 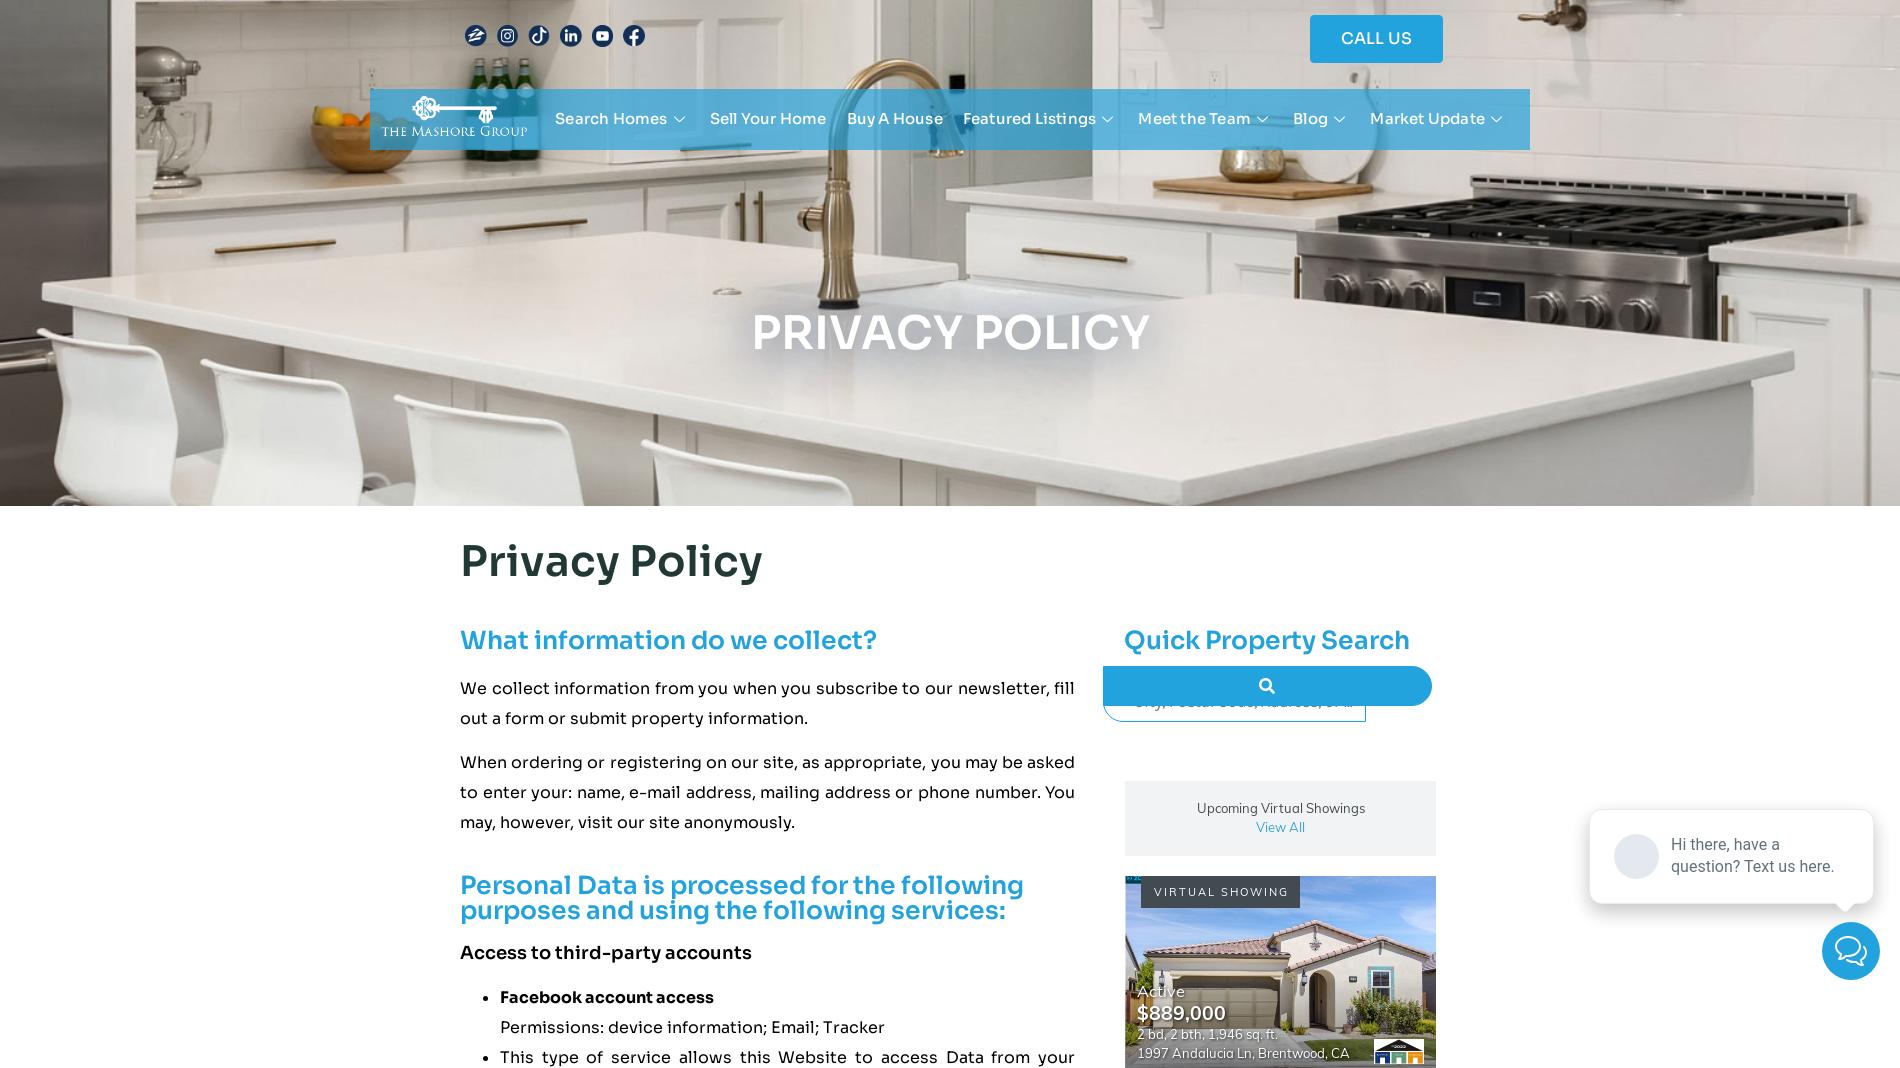 I want to click on 'Meet the Team', so click(x=1193, y=116).